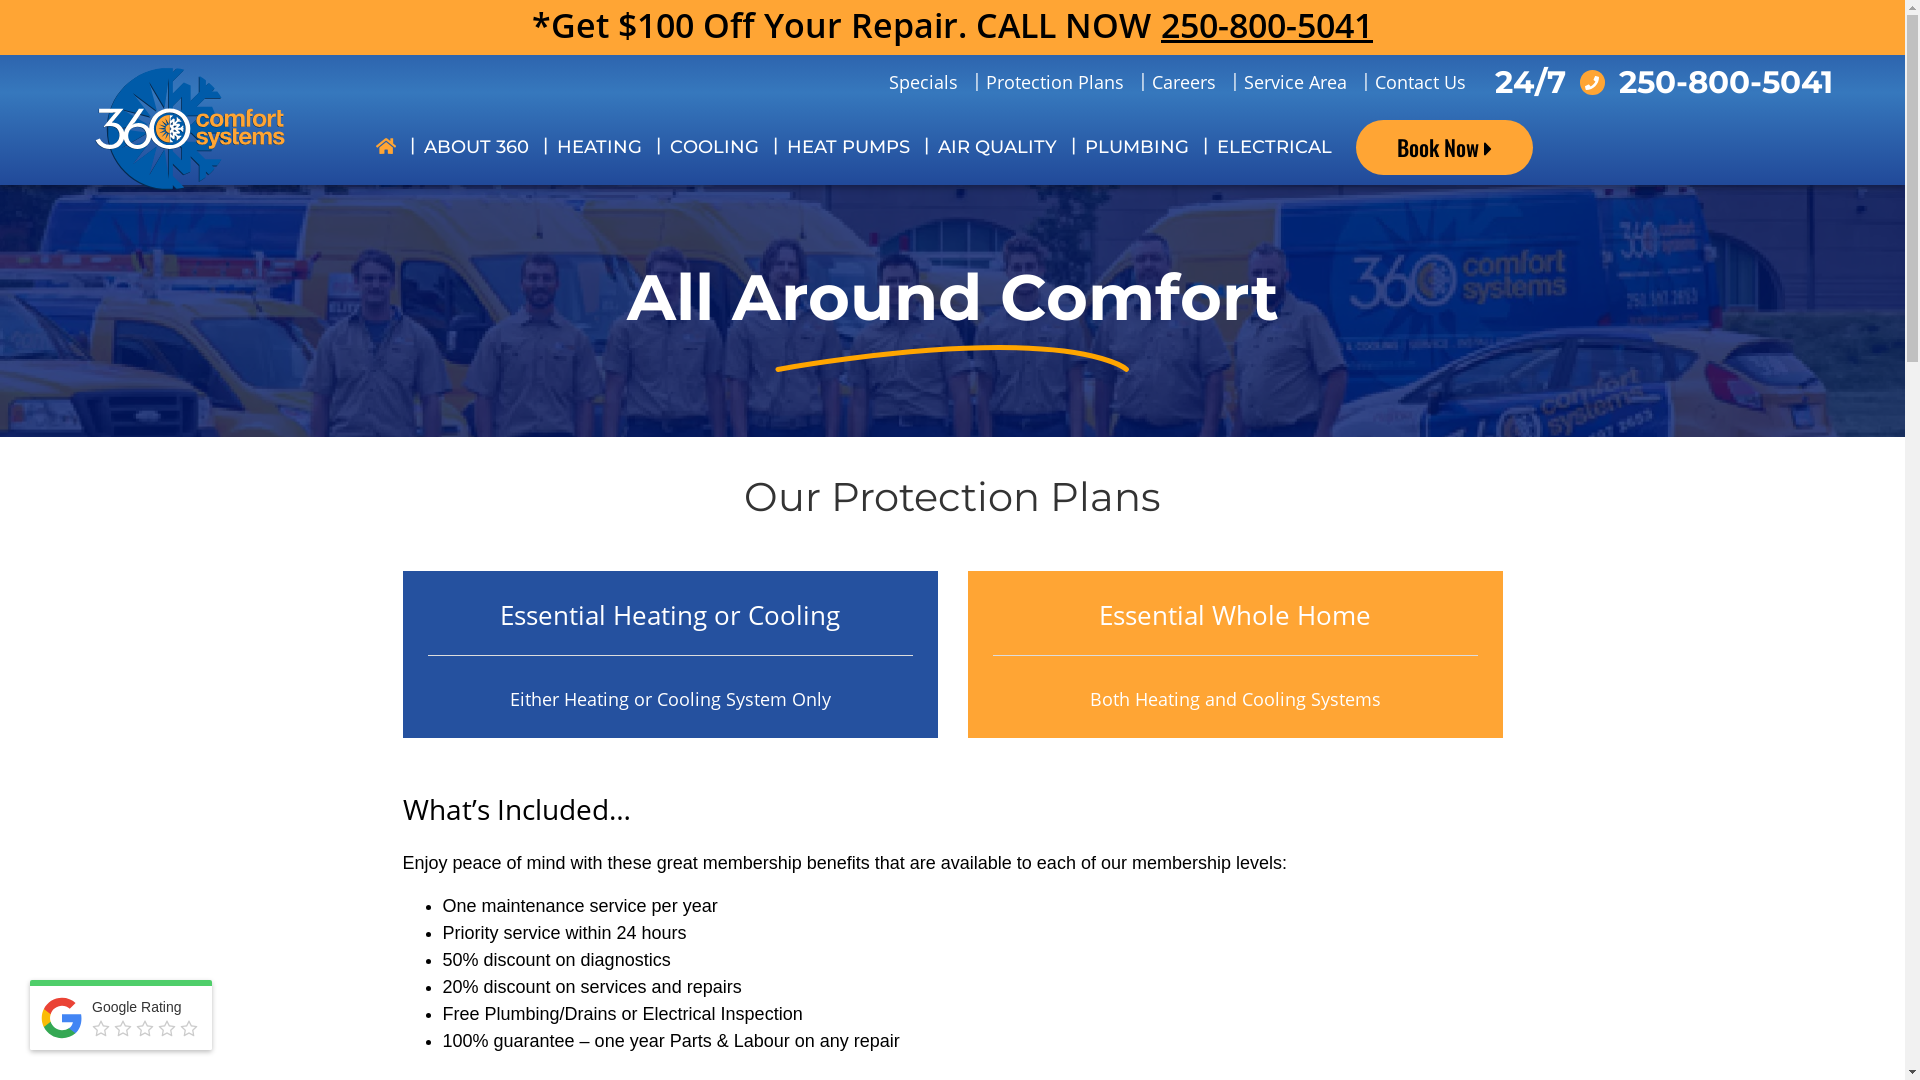 This screenshot has width=1920, height=1080. Describe the element at coordinates (997, 146) in the screenshot. I see `'AIR QUALITY'` at that location.